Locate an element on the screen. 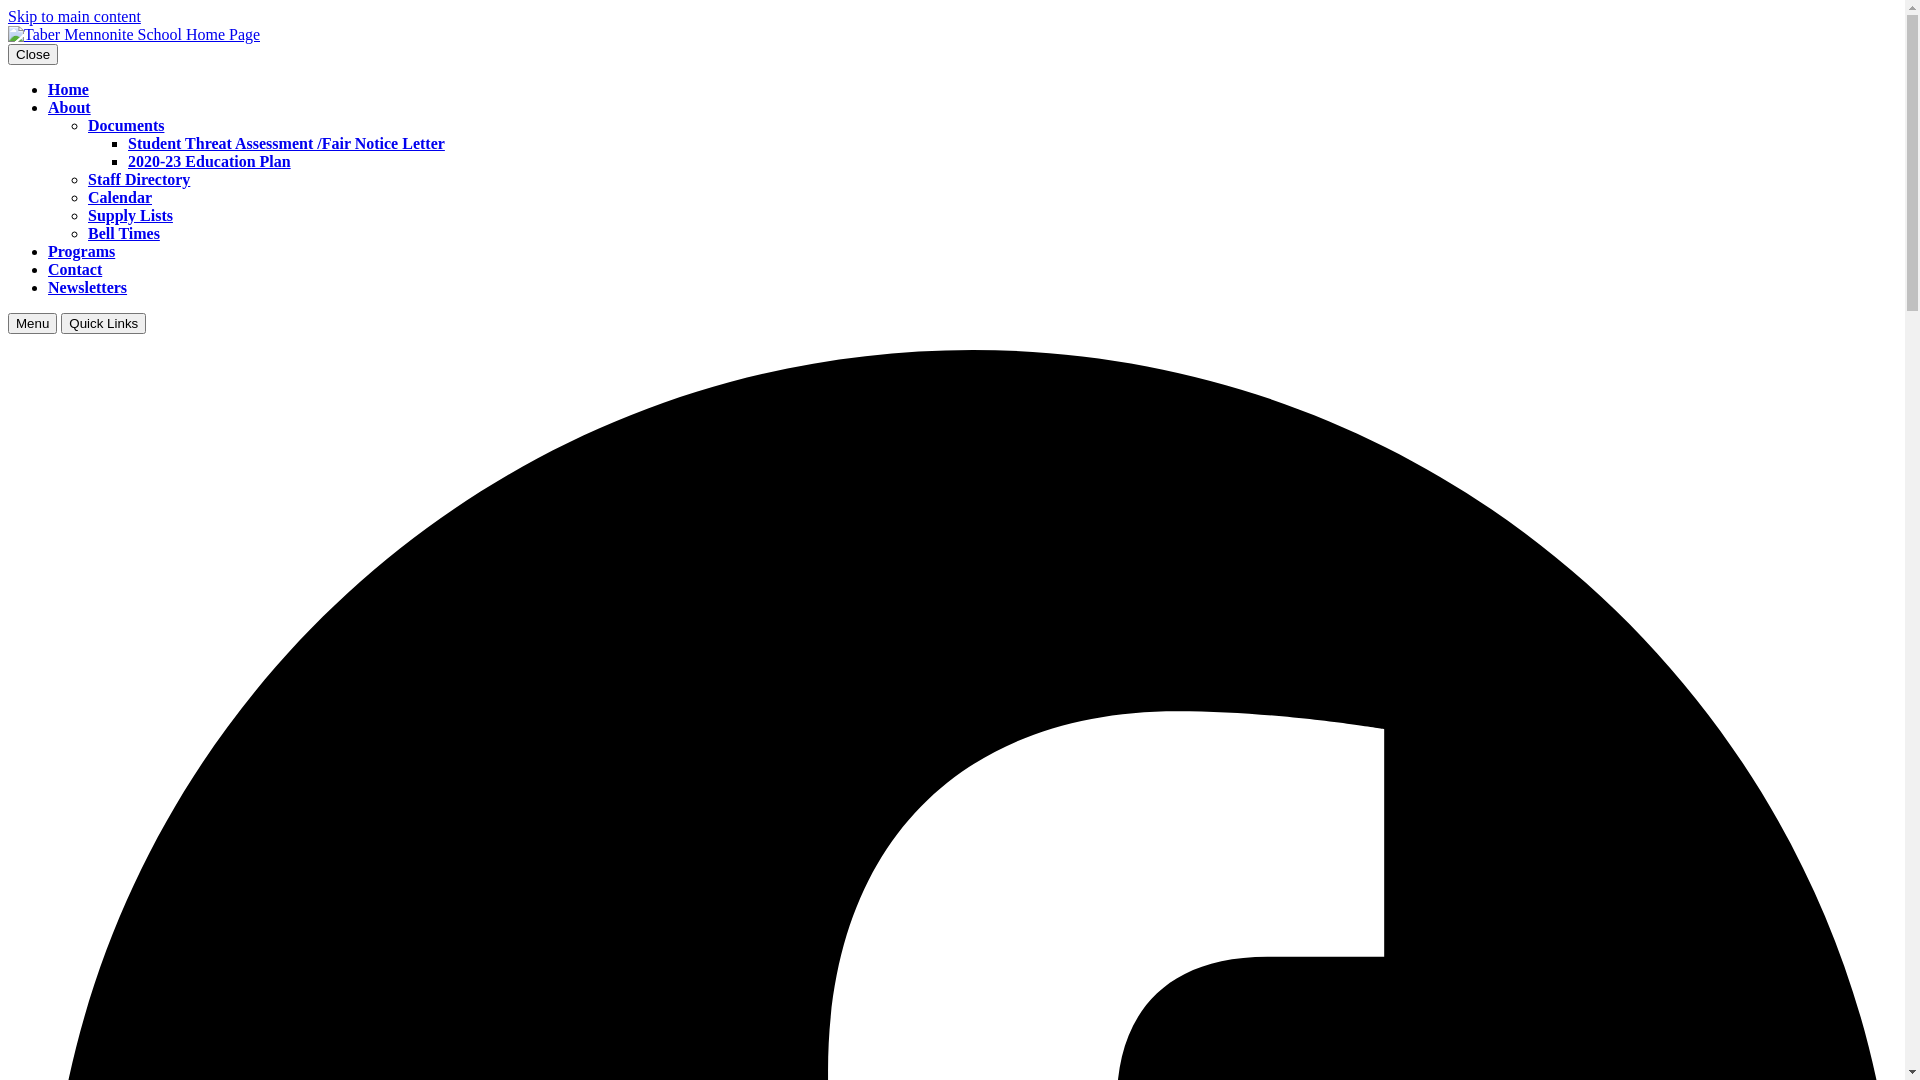  'Documents' is located at coordinates (124, 125).